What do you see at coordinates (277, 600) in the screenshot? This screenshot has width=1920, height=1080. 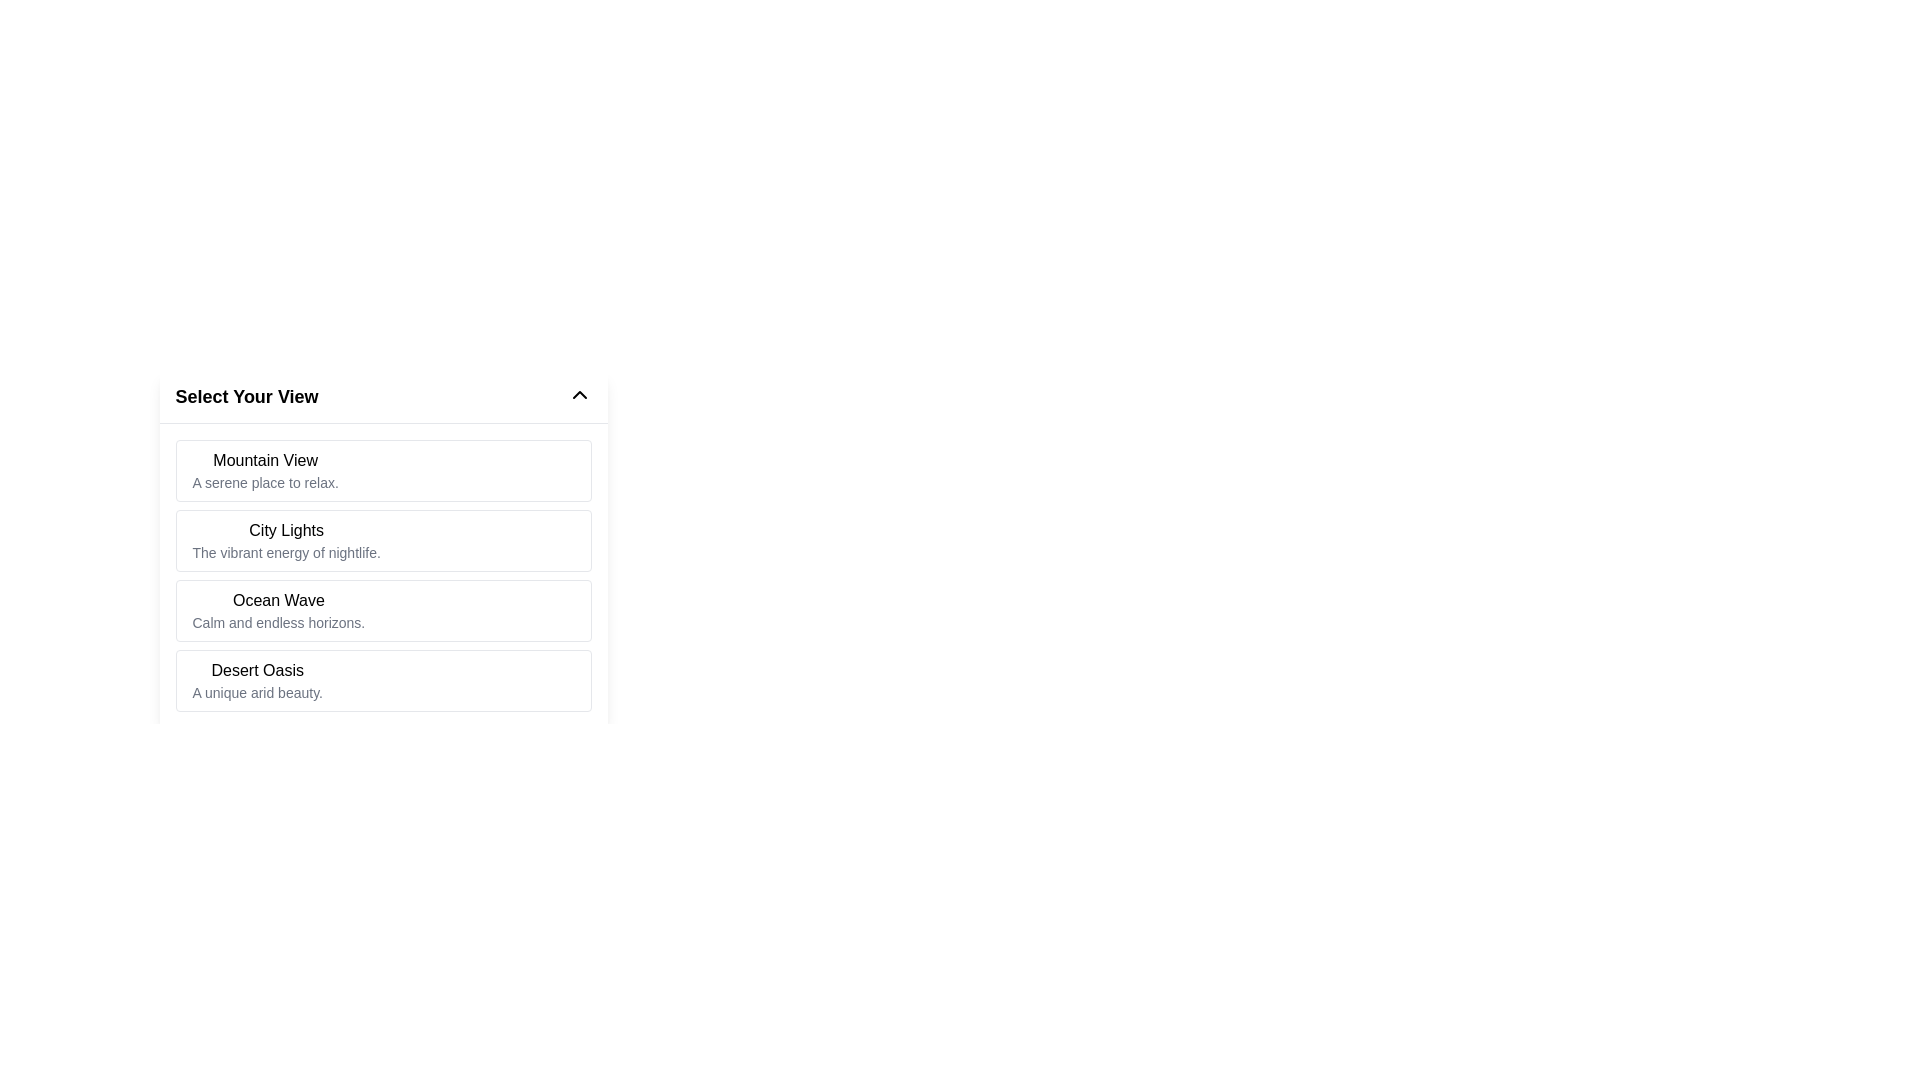 I see `the text label 'Ocean Wave'` at bounding box center [277, 600].